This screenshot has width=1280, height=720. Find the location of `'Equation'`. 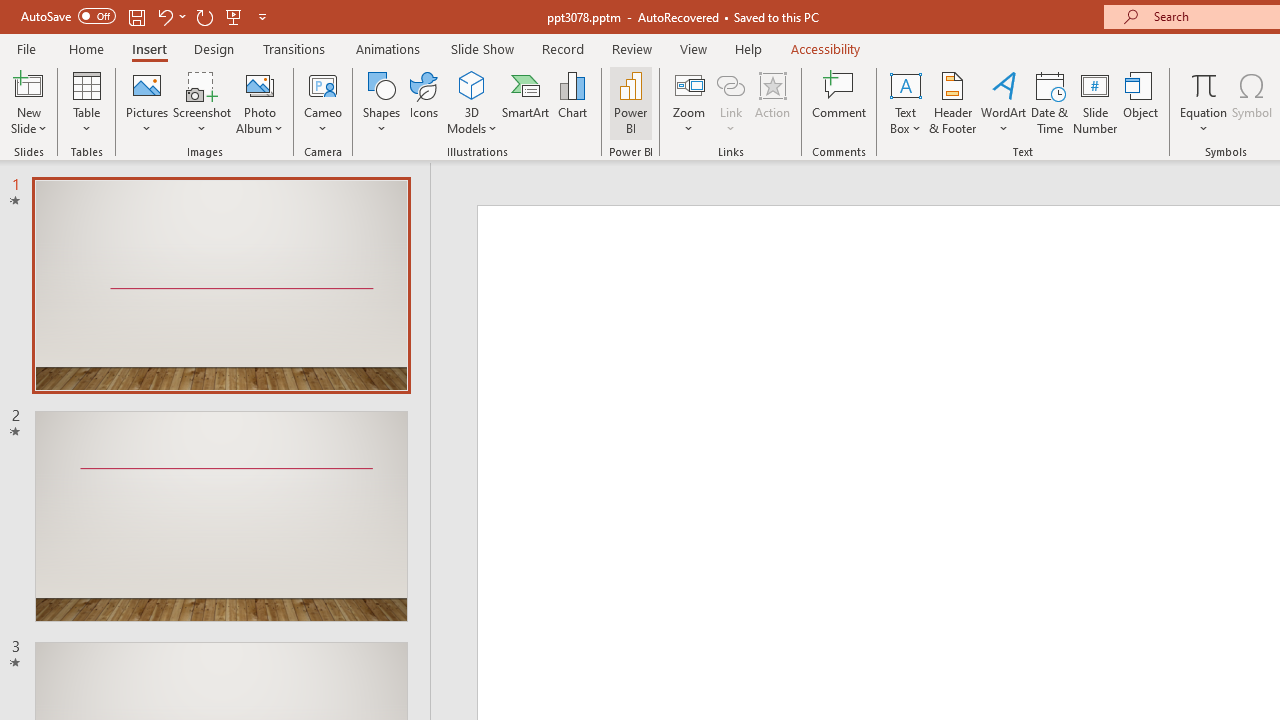

'Equation' is located at coordinates (1202, 84).